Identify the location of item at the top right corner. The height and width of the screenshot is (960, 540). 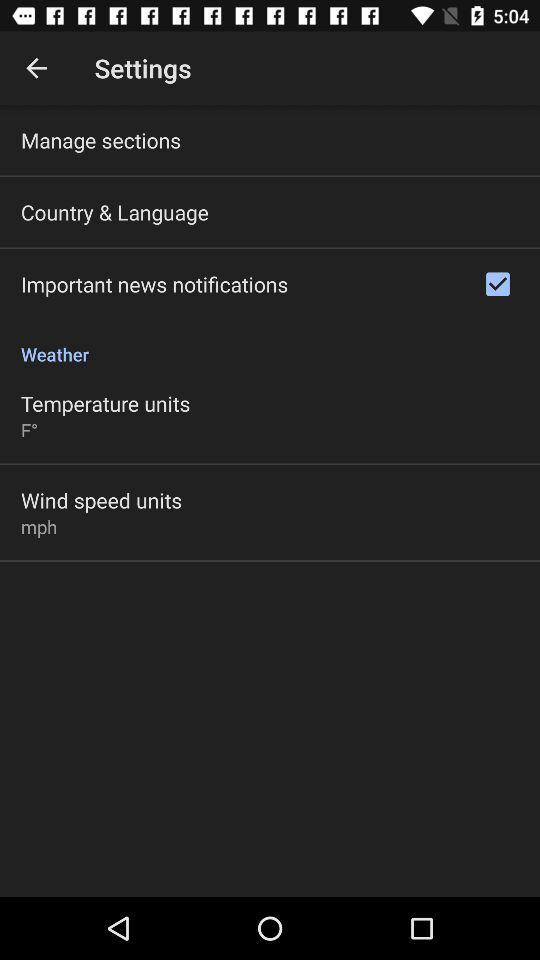
(496, 283).